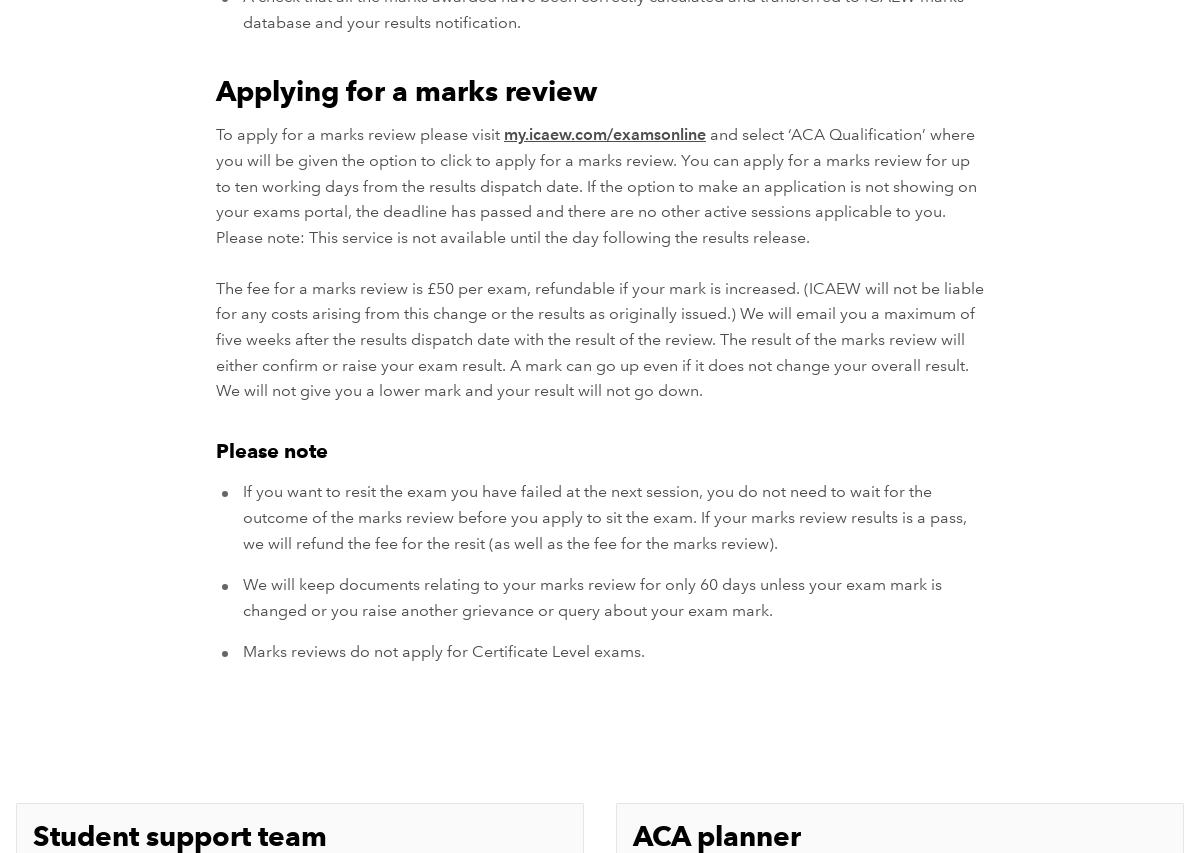 Image resolution: width=1200 pixels, height=853 pixels. Describe the element at coordinates (717, 835) in the screenshot. I see `'ACA planner'` at that location.